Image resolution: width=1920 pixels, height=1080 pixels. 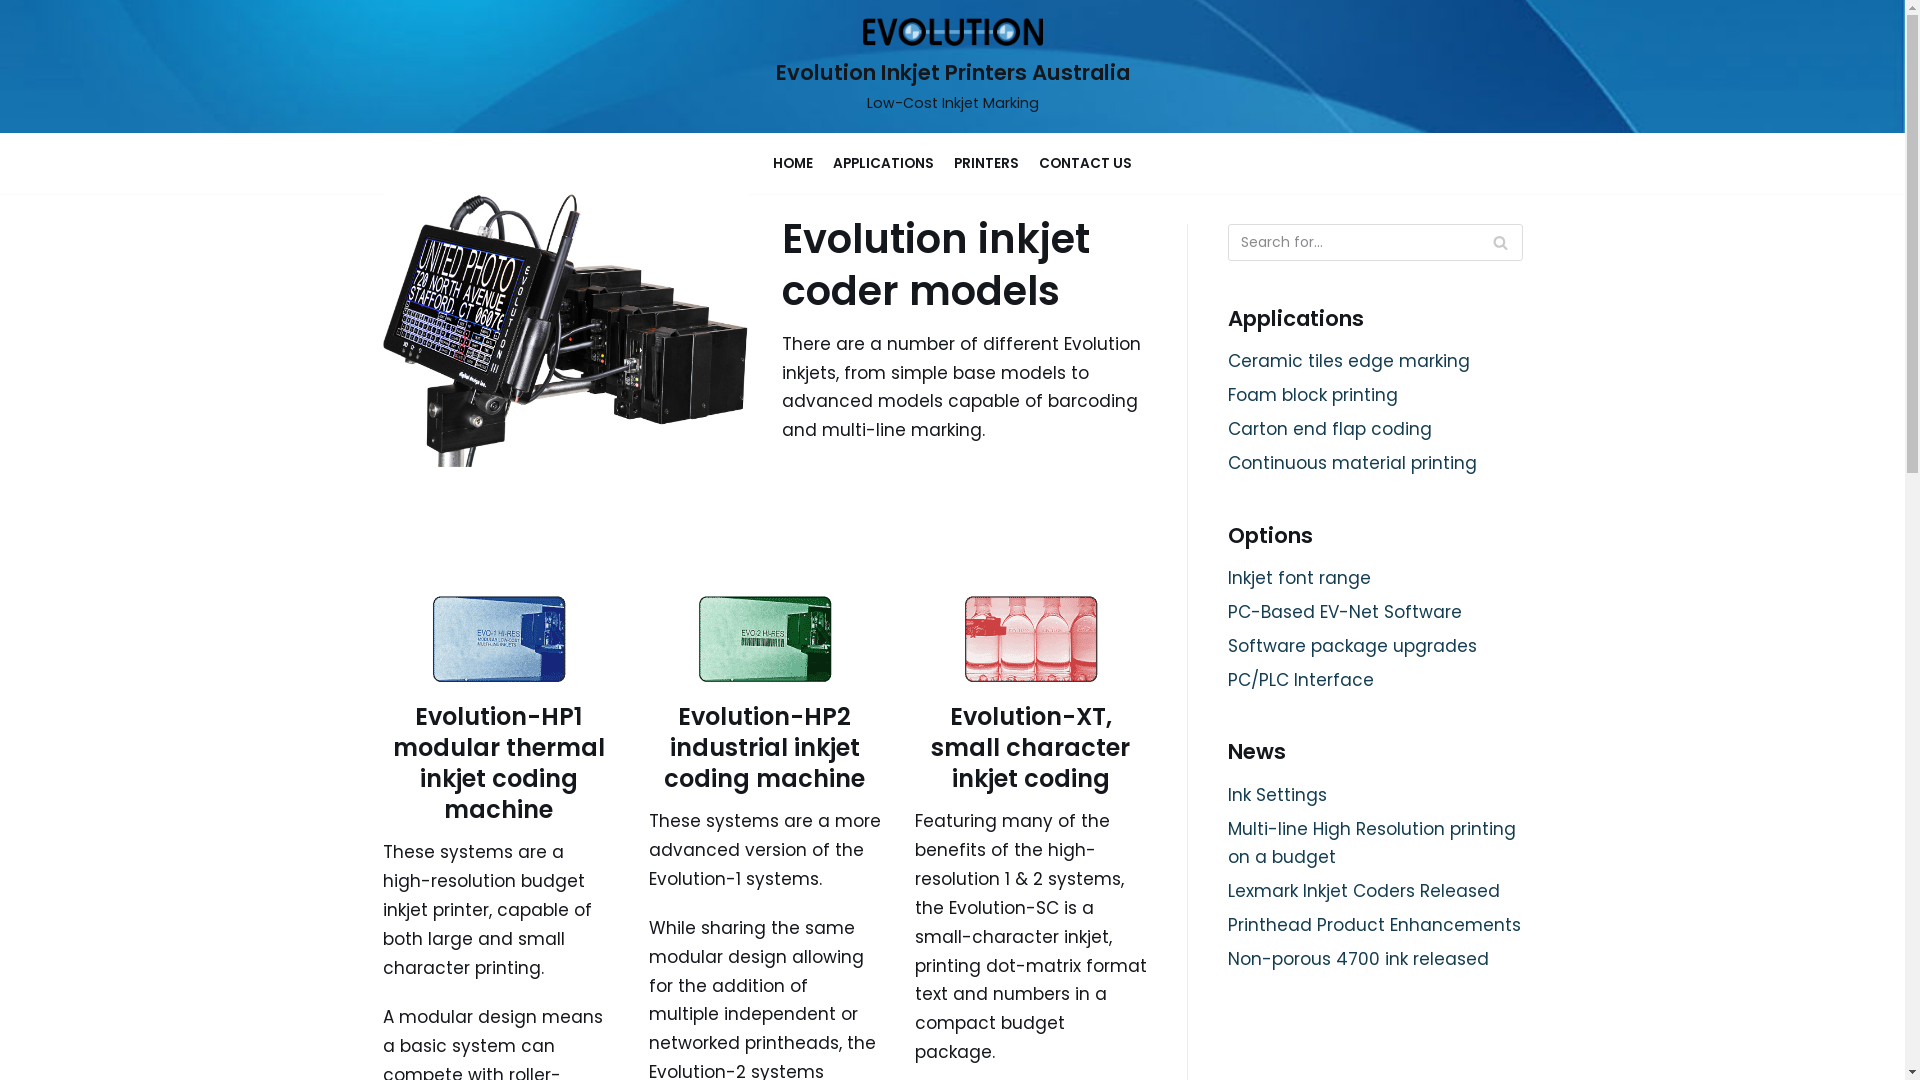 I want to click on 'Lexmark Inkjet Coders Released', so click(x=1362, y=890).